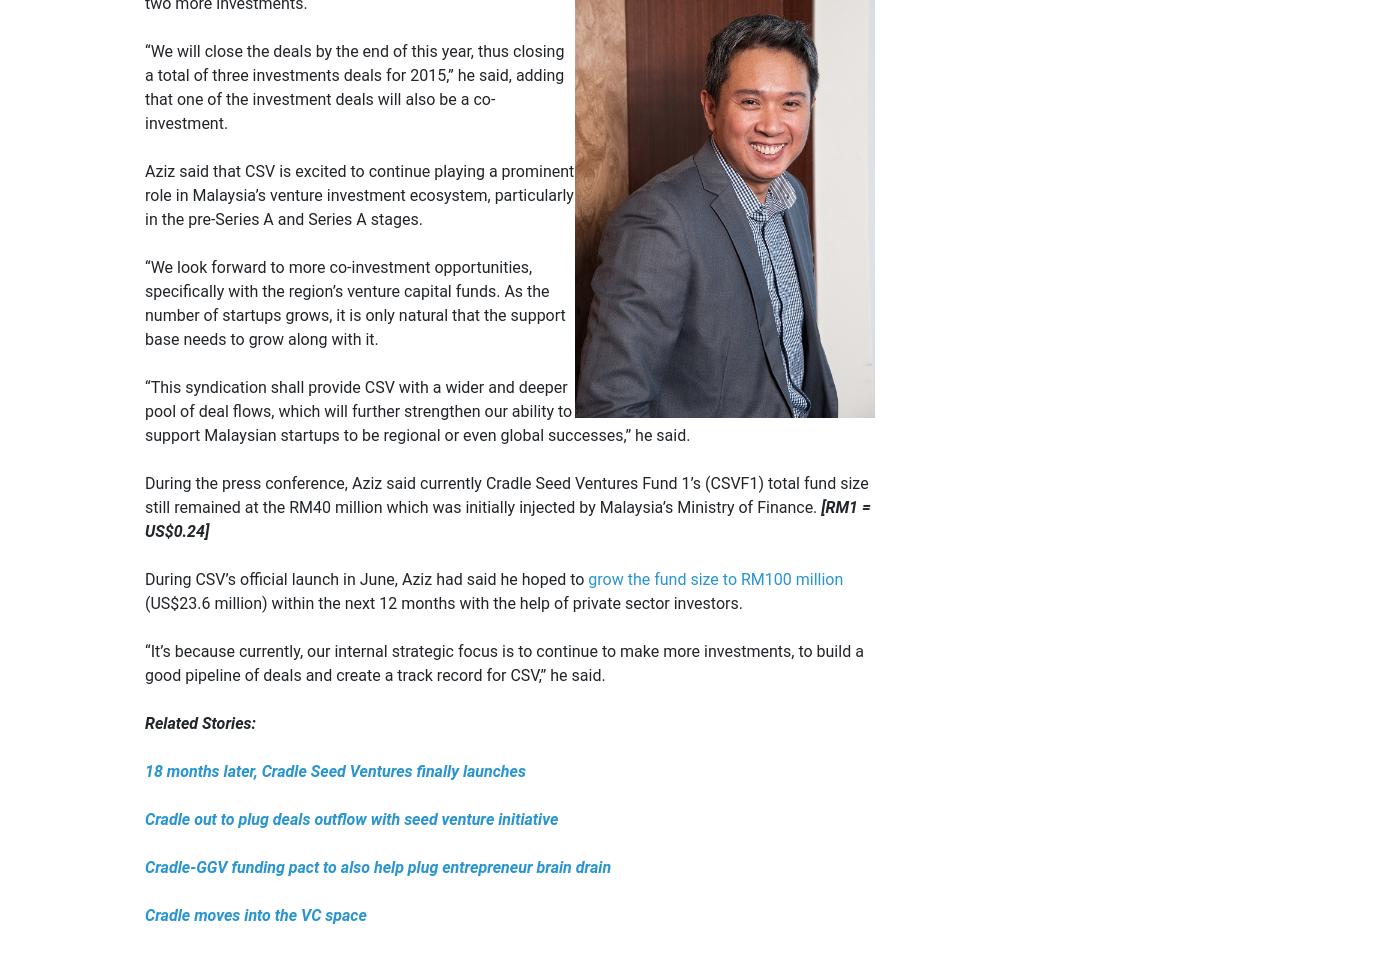 The height and width of the screenshot is (973, 1400). What do you see at coordinates (366, 578) in the screenshot?
I see `'During CSV’s official launch in June, Aziz had said he hoped to'` at bounding box center [366, 578].